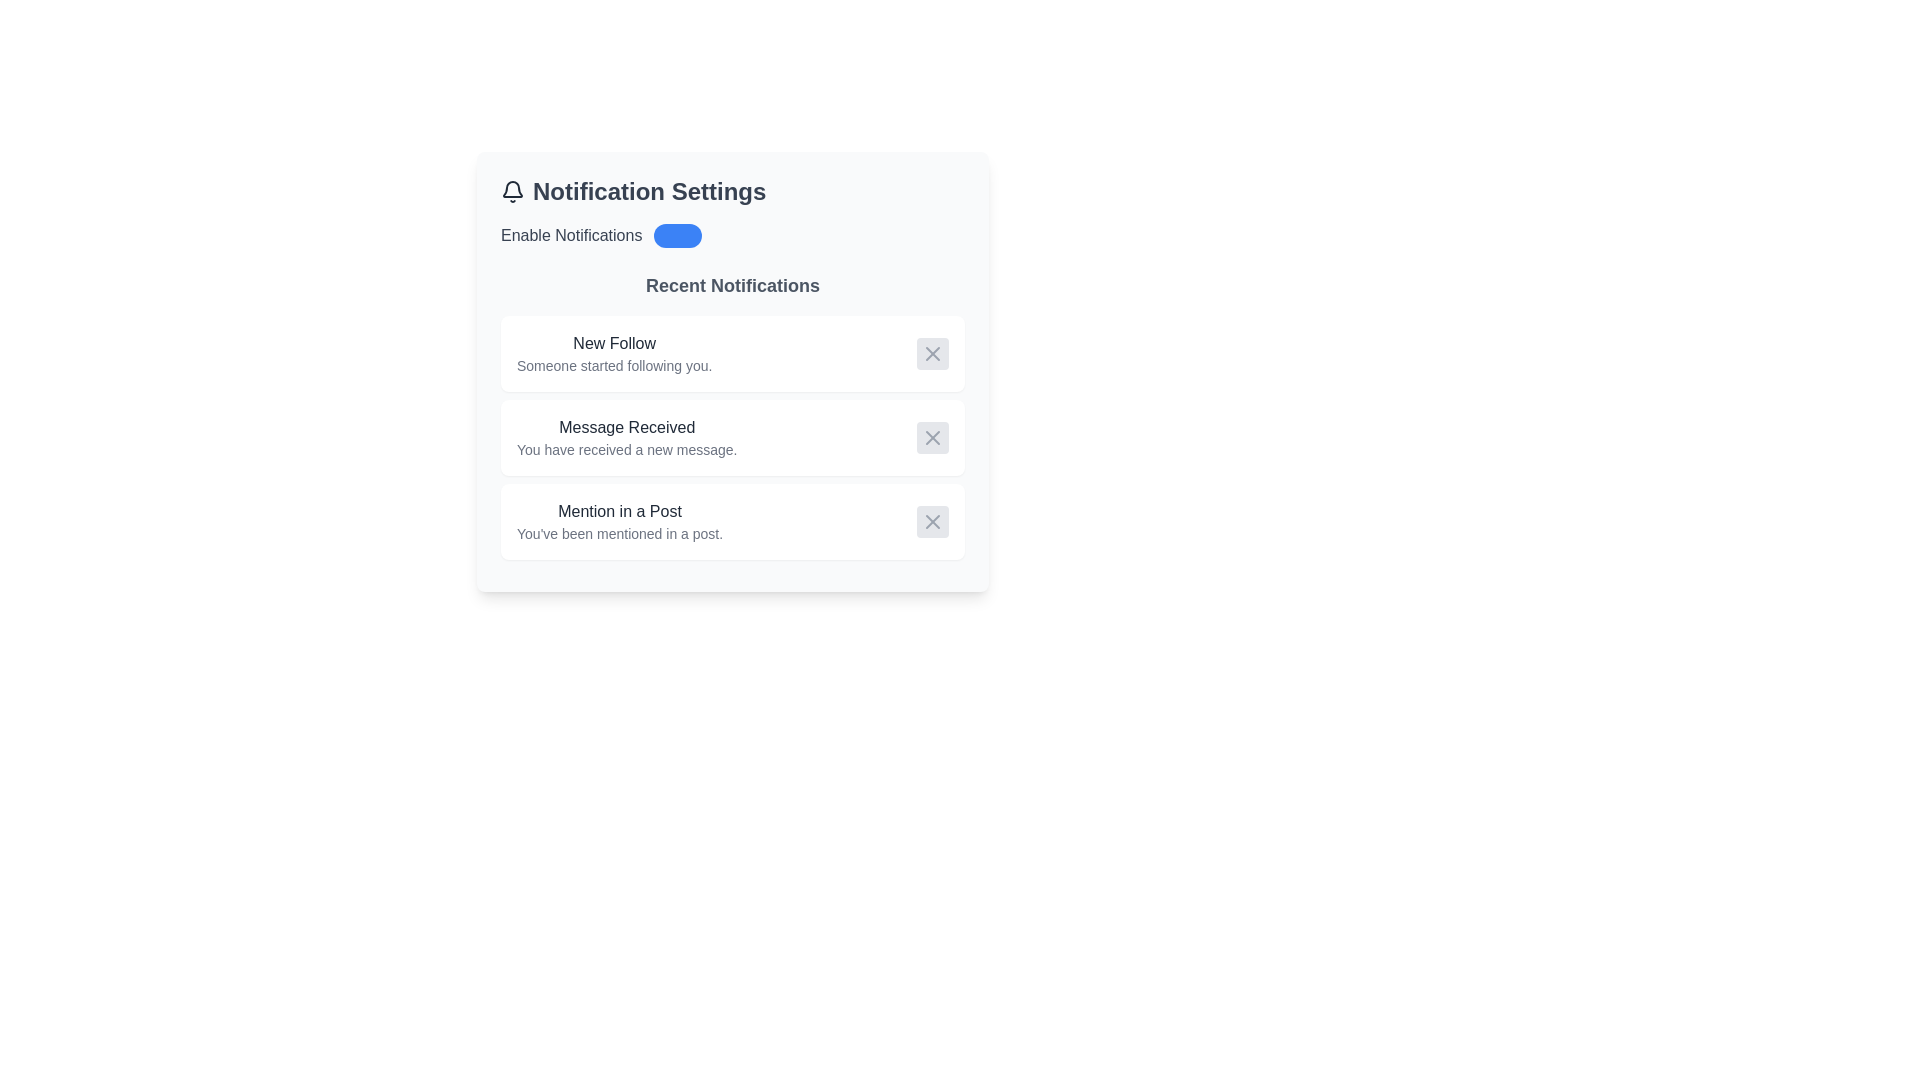 The height and width of the screenshot is (1080, 1920). What do you see at coordinates (626, 437) in the screenshot?
I see `the Notification text block that displays 'Message Received' and 'You have received a new message.'` at bounding box center [626, 437].